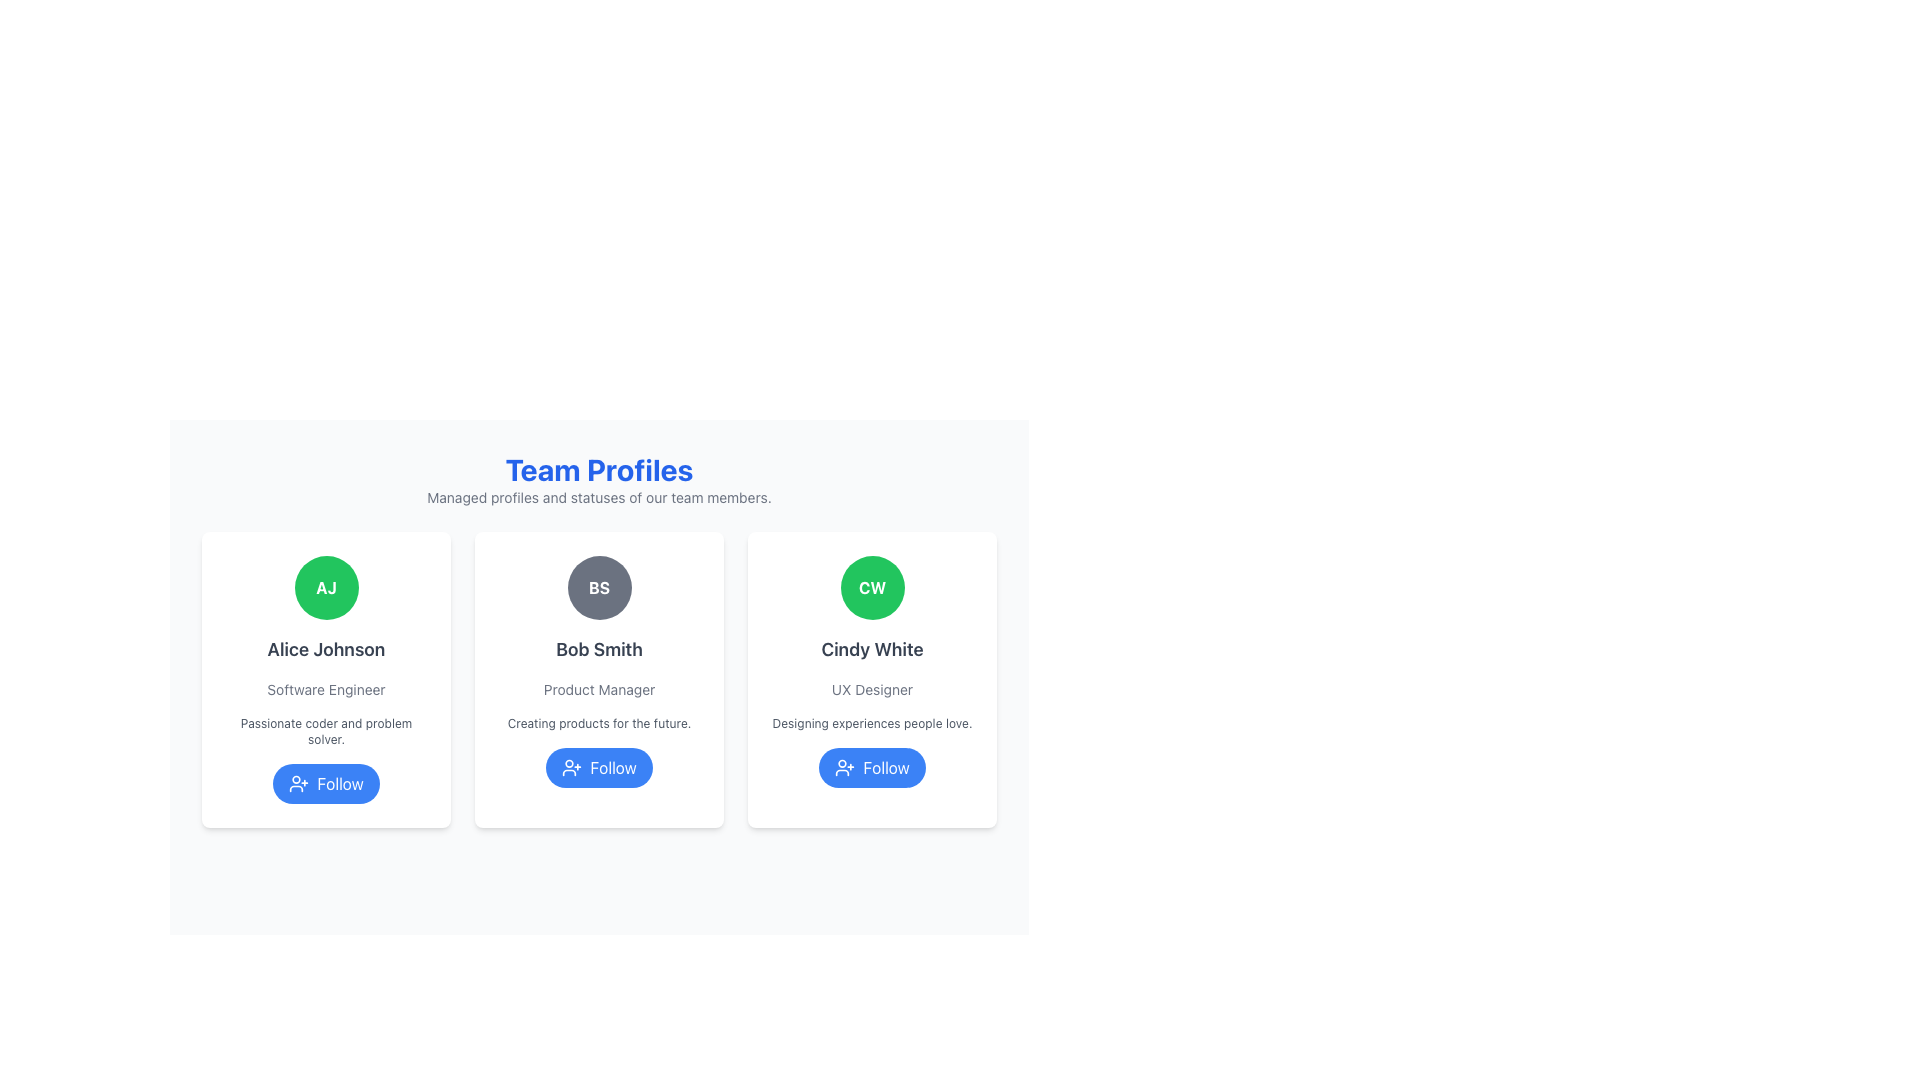 This screenshot has height=1080, width=1920. I want to click on the Text label that serves as a caption for 'Bob Smith', located beneath the 'Product Manager' title and above the 'Follow' button, so click(598, 724).